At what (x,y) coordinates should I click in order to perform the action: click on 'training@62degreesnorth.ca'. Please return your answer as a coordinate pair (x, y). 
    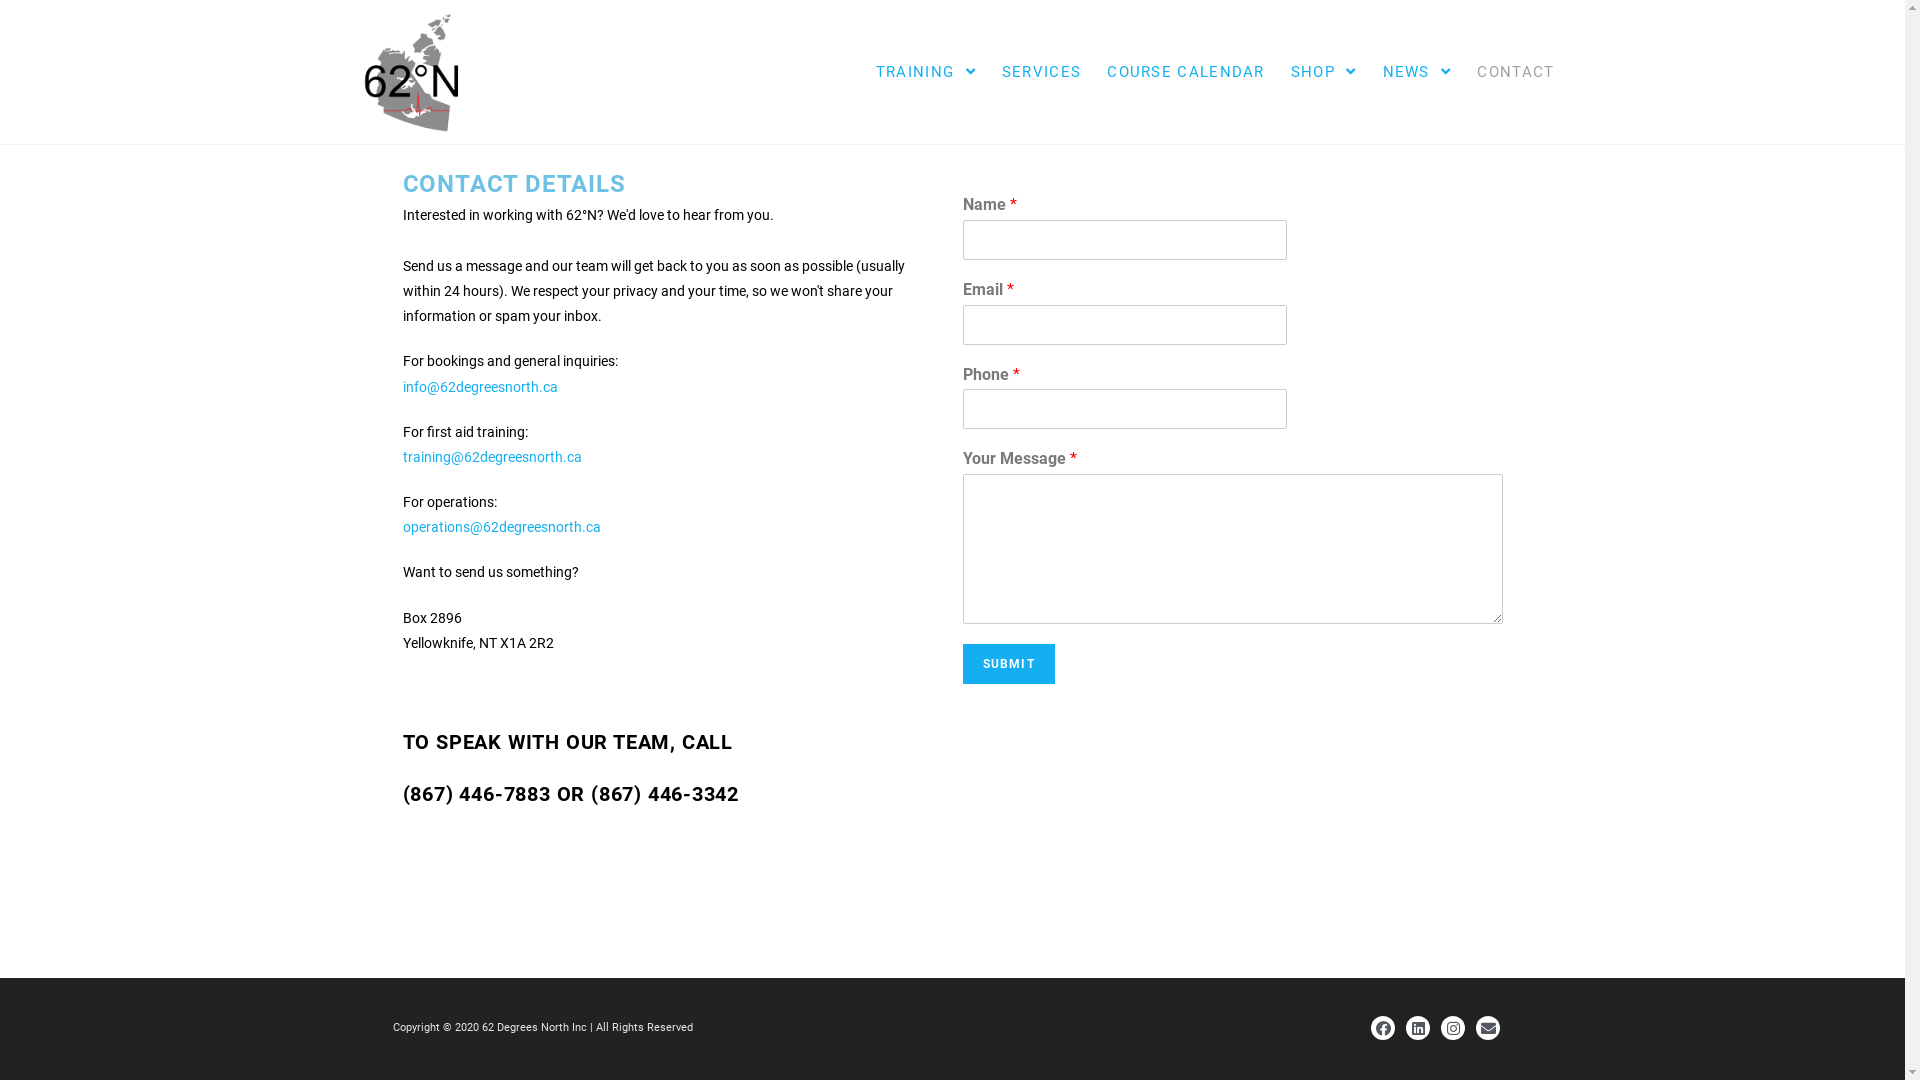
    Looking at the image, I should click on (401, 456).